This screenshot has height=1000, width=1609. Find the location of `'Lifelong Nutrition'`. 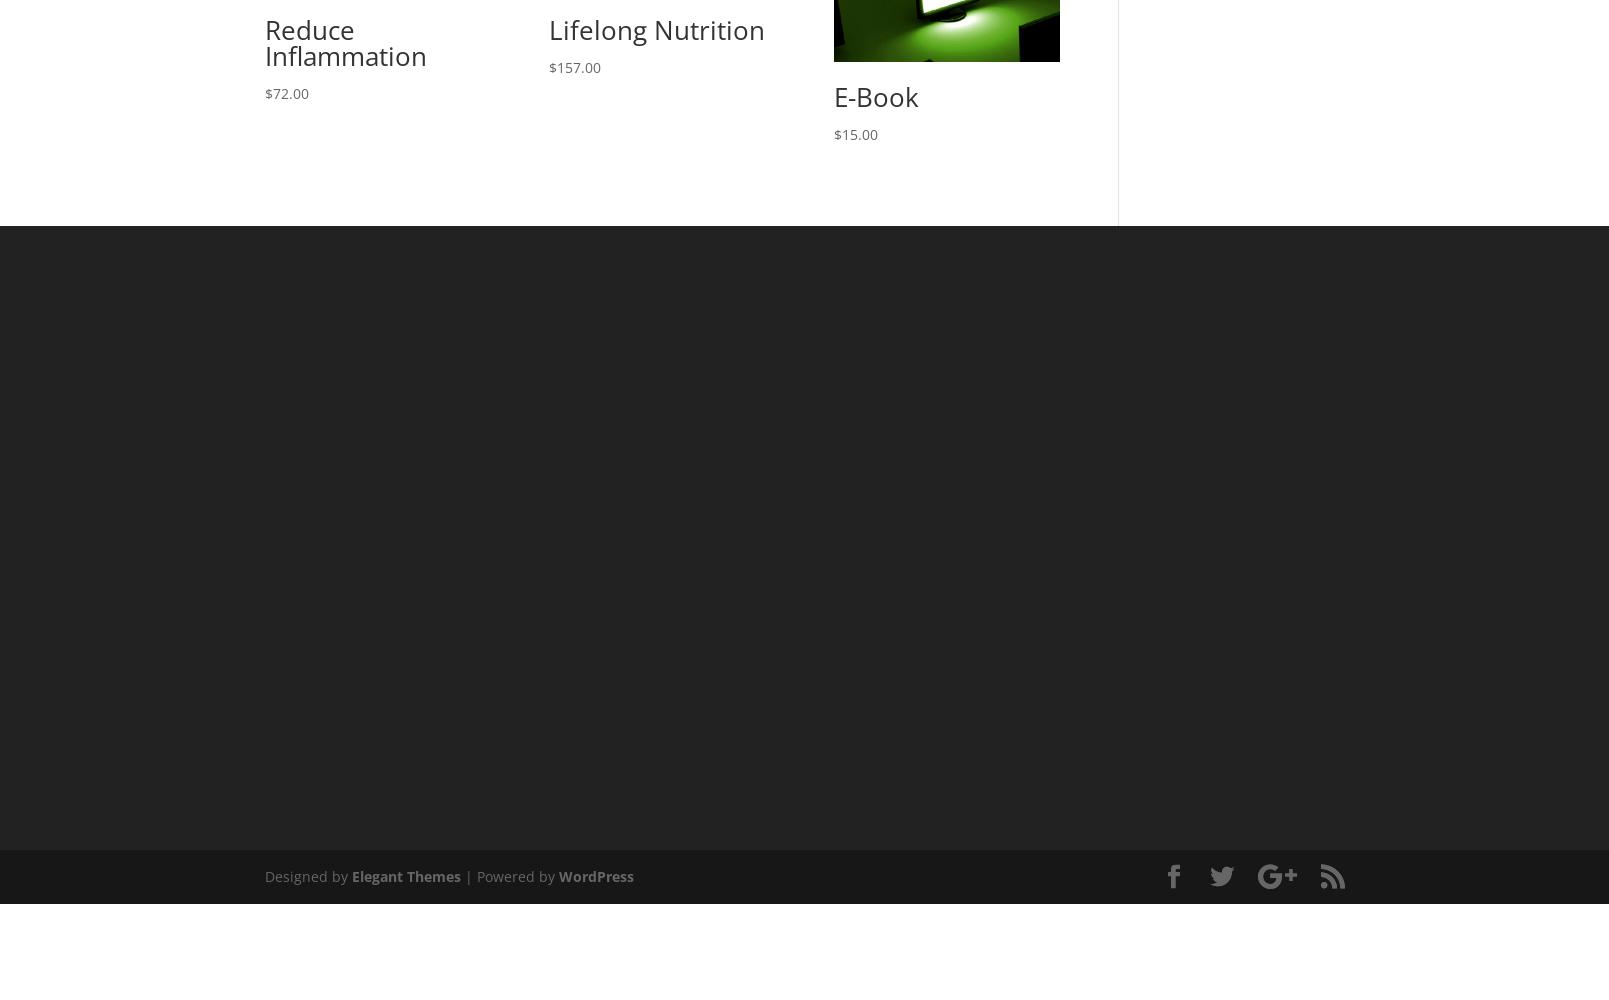

'Lifelong Nutrition' is located at coordinates (655, 30).